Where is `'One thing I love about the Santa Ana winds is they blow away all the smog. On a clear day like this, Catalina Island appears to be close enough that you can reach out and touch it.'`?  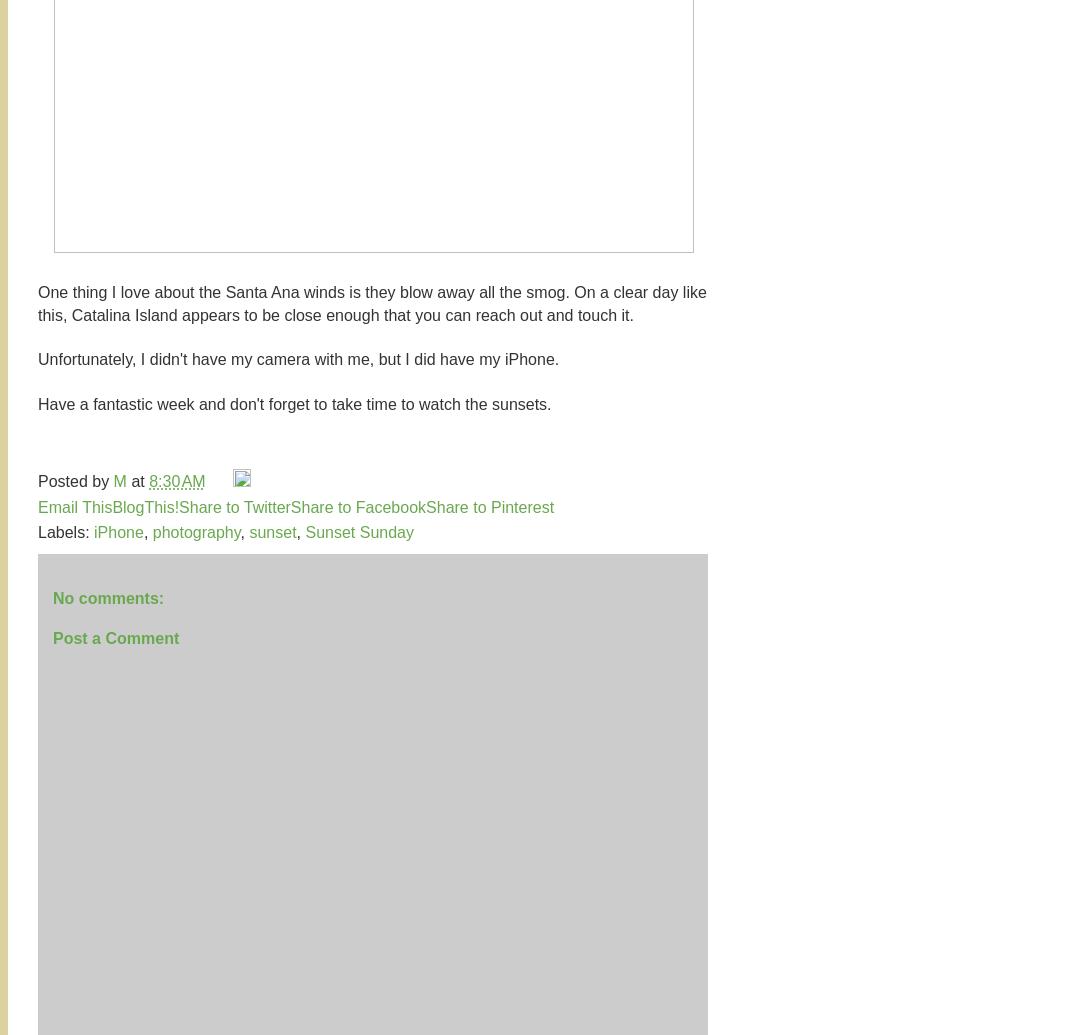
'One thing I love about the Santa Ana winds is they blow away all the smog. On a clear day like this, Catalina Island appears to be close enough that you can reach out and touch it.' is located at coordinates (371, 303).